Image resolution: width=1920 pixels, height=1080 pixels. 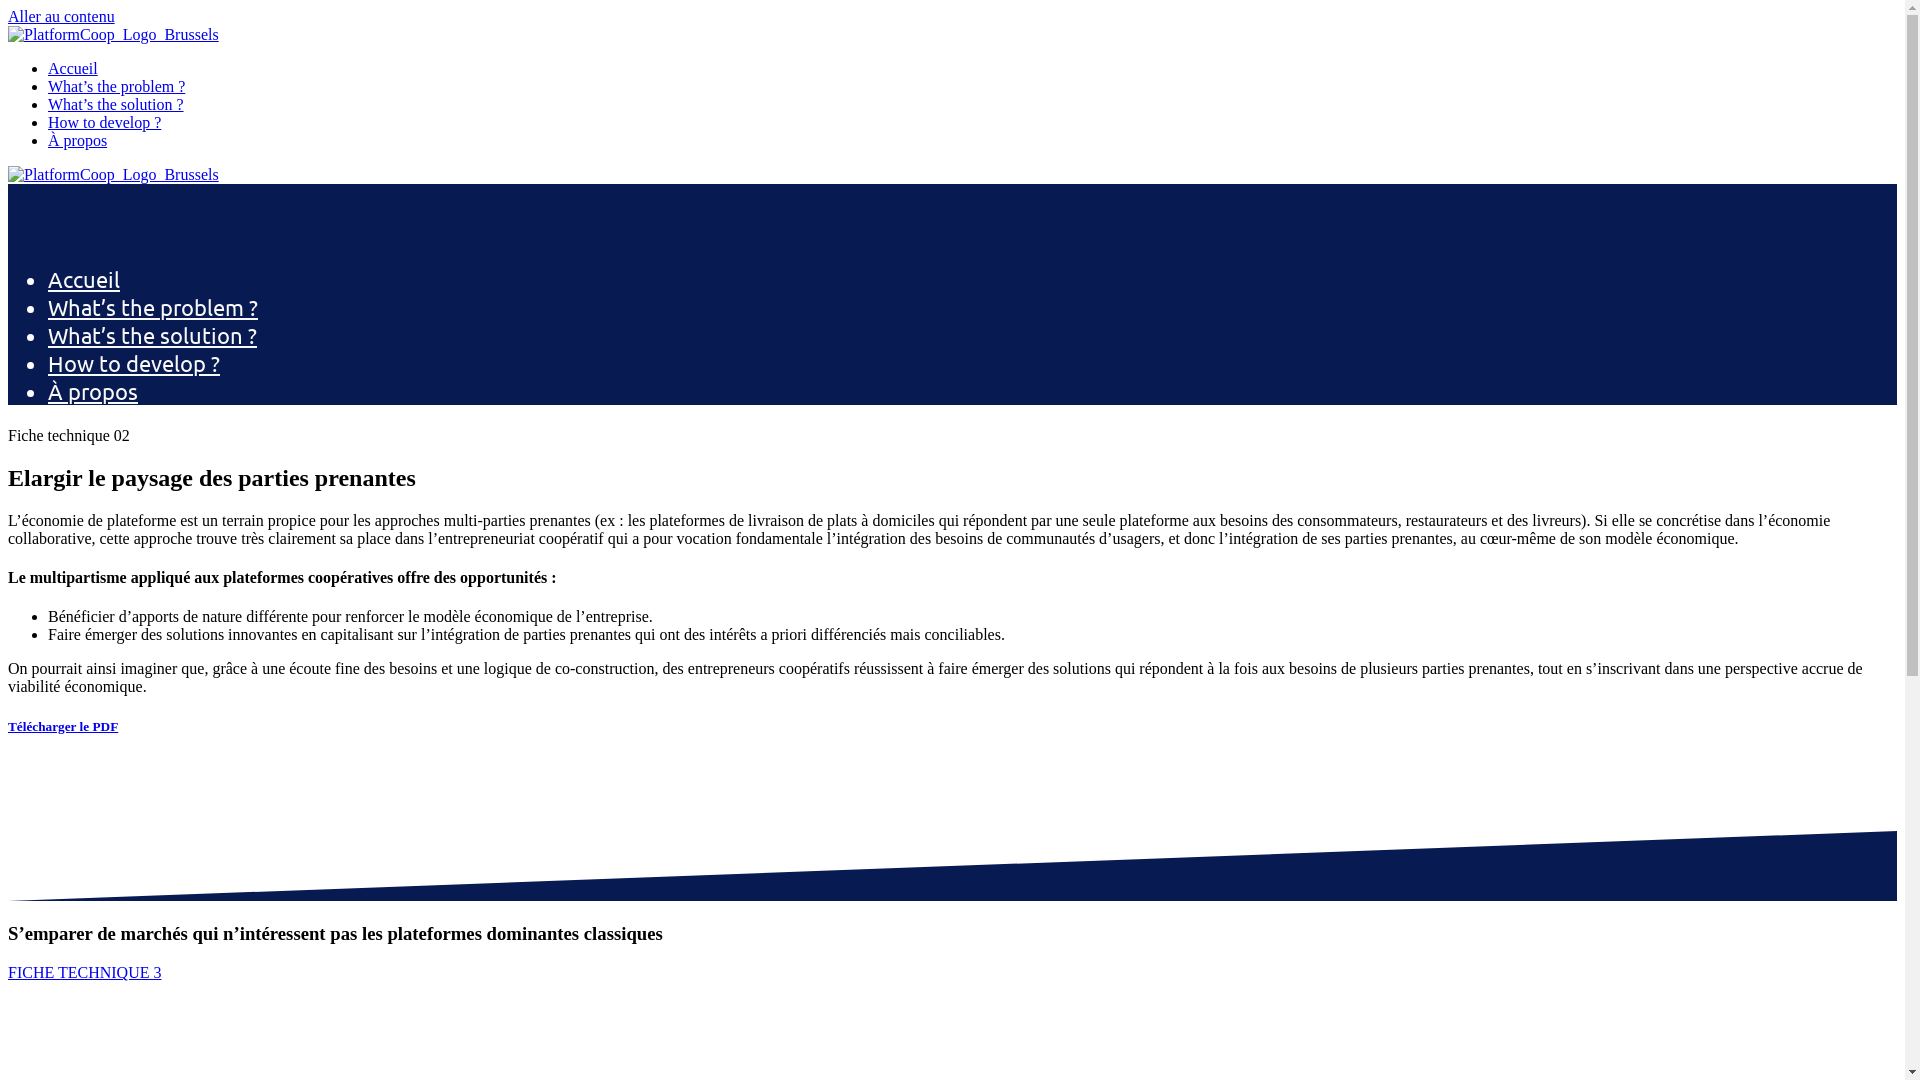 What do you see at coordinates (83, 971) in the screenshot?
I see `'FICHE TECHNIQUE 3'` at bounding box center [83, 971].